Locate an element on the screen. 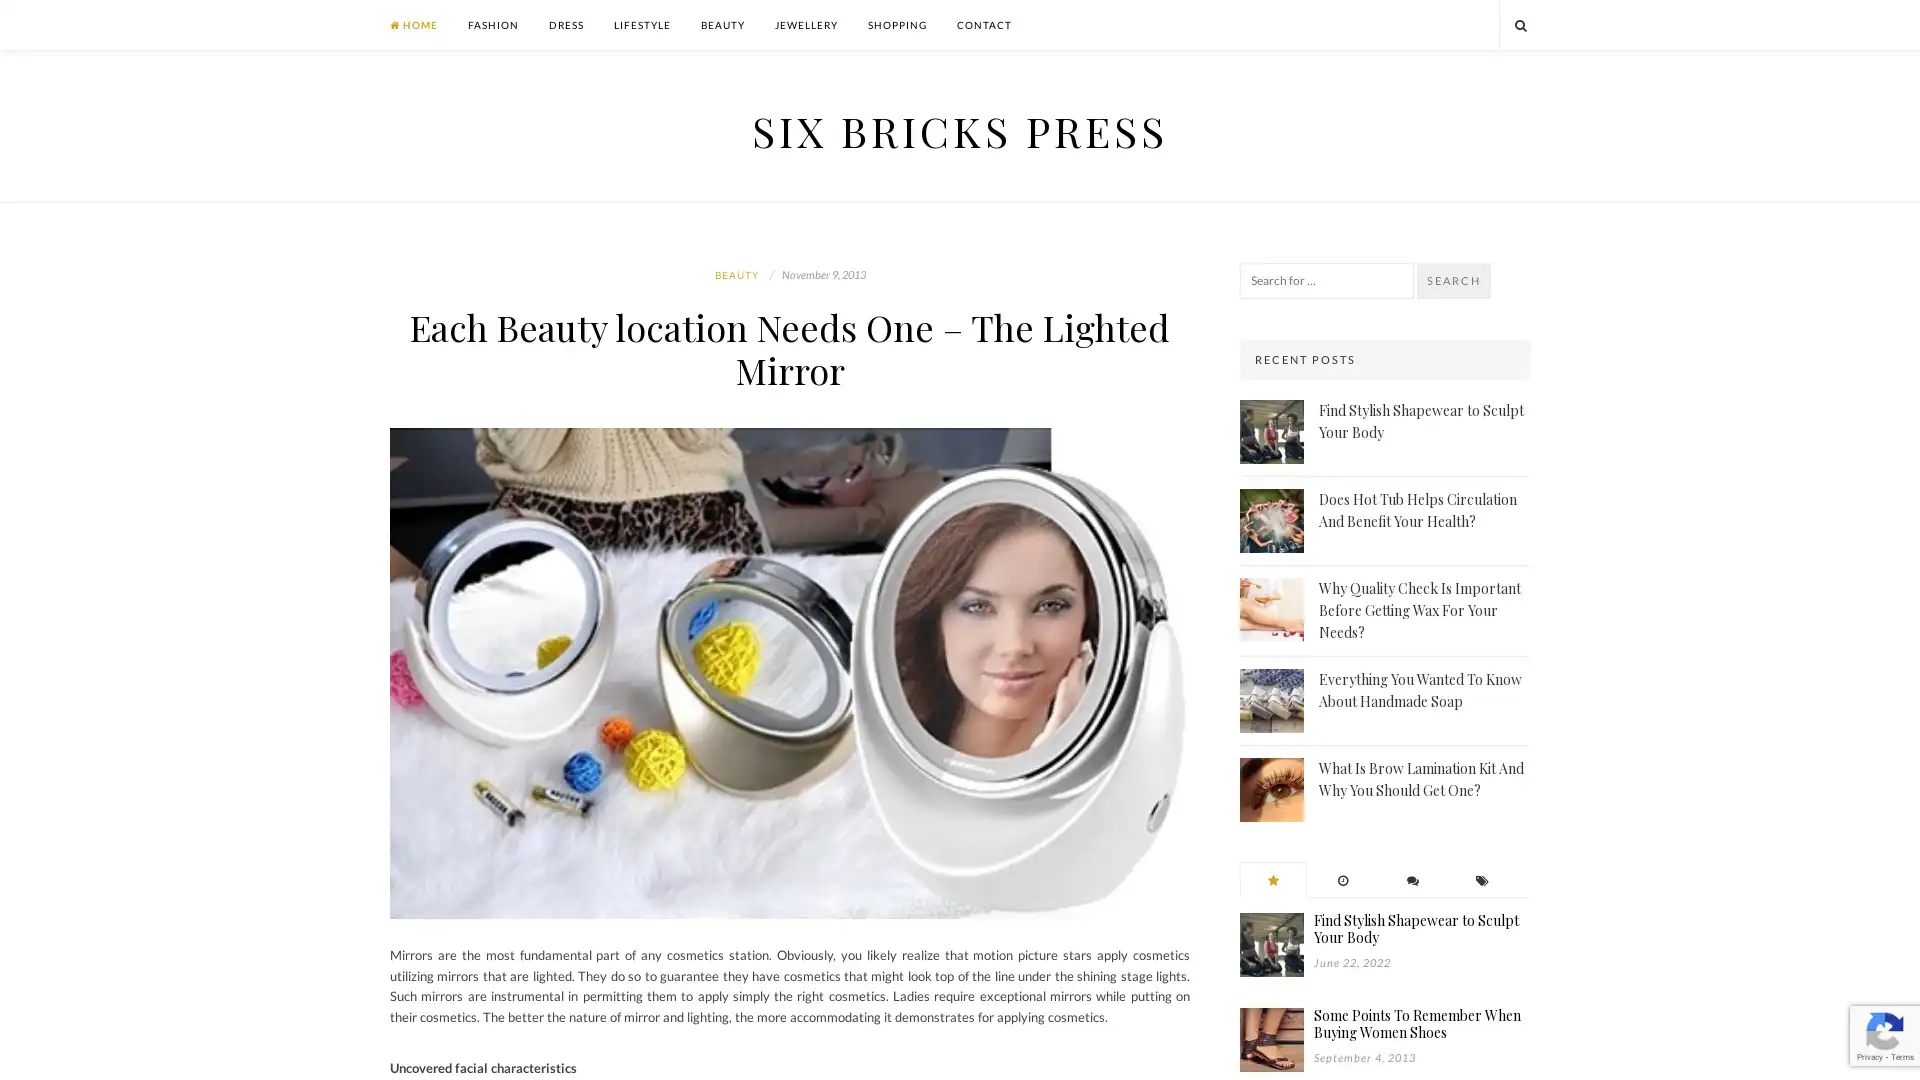 The height and width of the screenshot is (1080, 1920). SEARCH is located at coordinates (1454, 281).